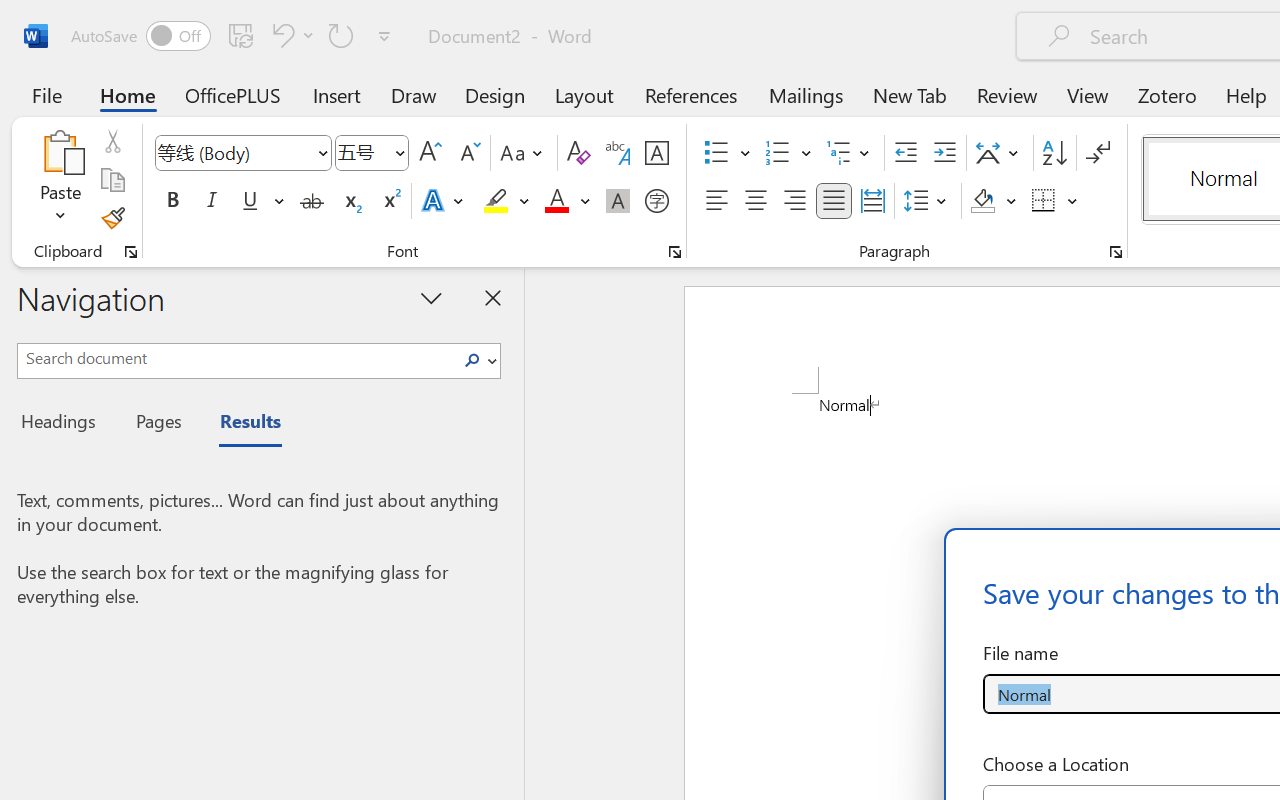 This screenshot has width=1280, height=800. Describe the element at coordinates (496, 201) in the screenshot. I see `'Text Highlight Color Yellow'` at that location.